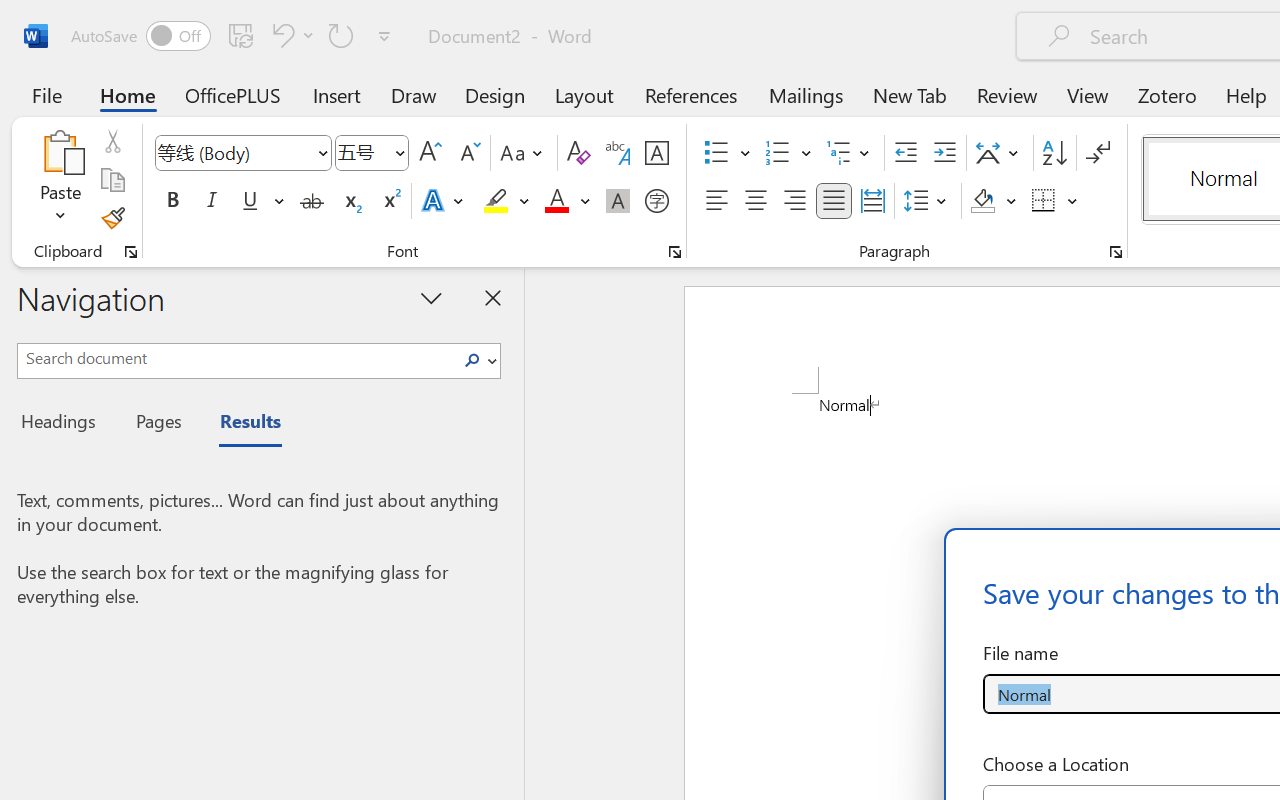 This screenshot has width=1280, height=800. Describe the element at coordinates (496, 201) in the screenshot. I see `'Text Highlight Color Yellow'` at that location.